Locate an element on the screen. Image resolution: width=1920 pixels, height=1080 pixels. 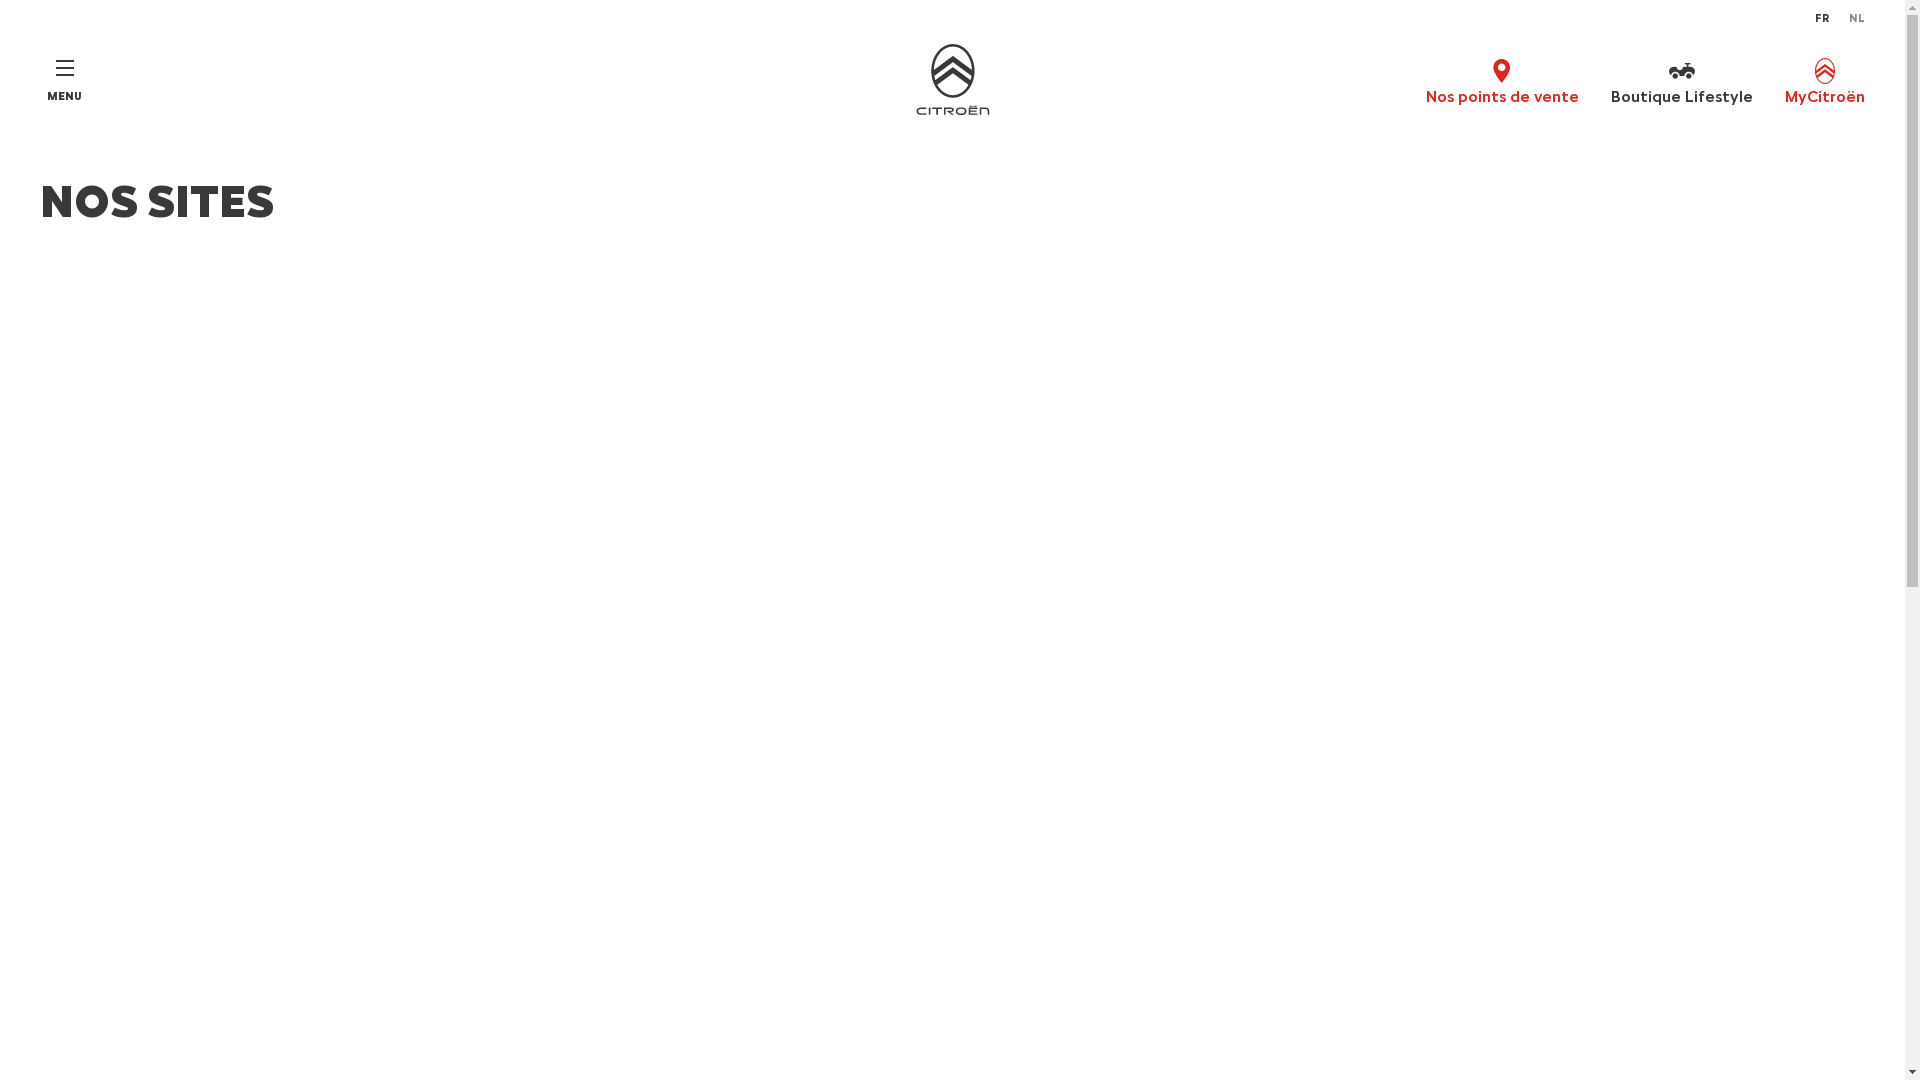
'NL' is located at coordinates (1856, 19).